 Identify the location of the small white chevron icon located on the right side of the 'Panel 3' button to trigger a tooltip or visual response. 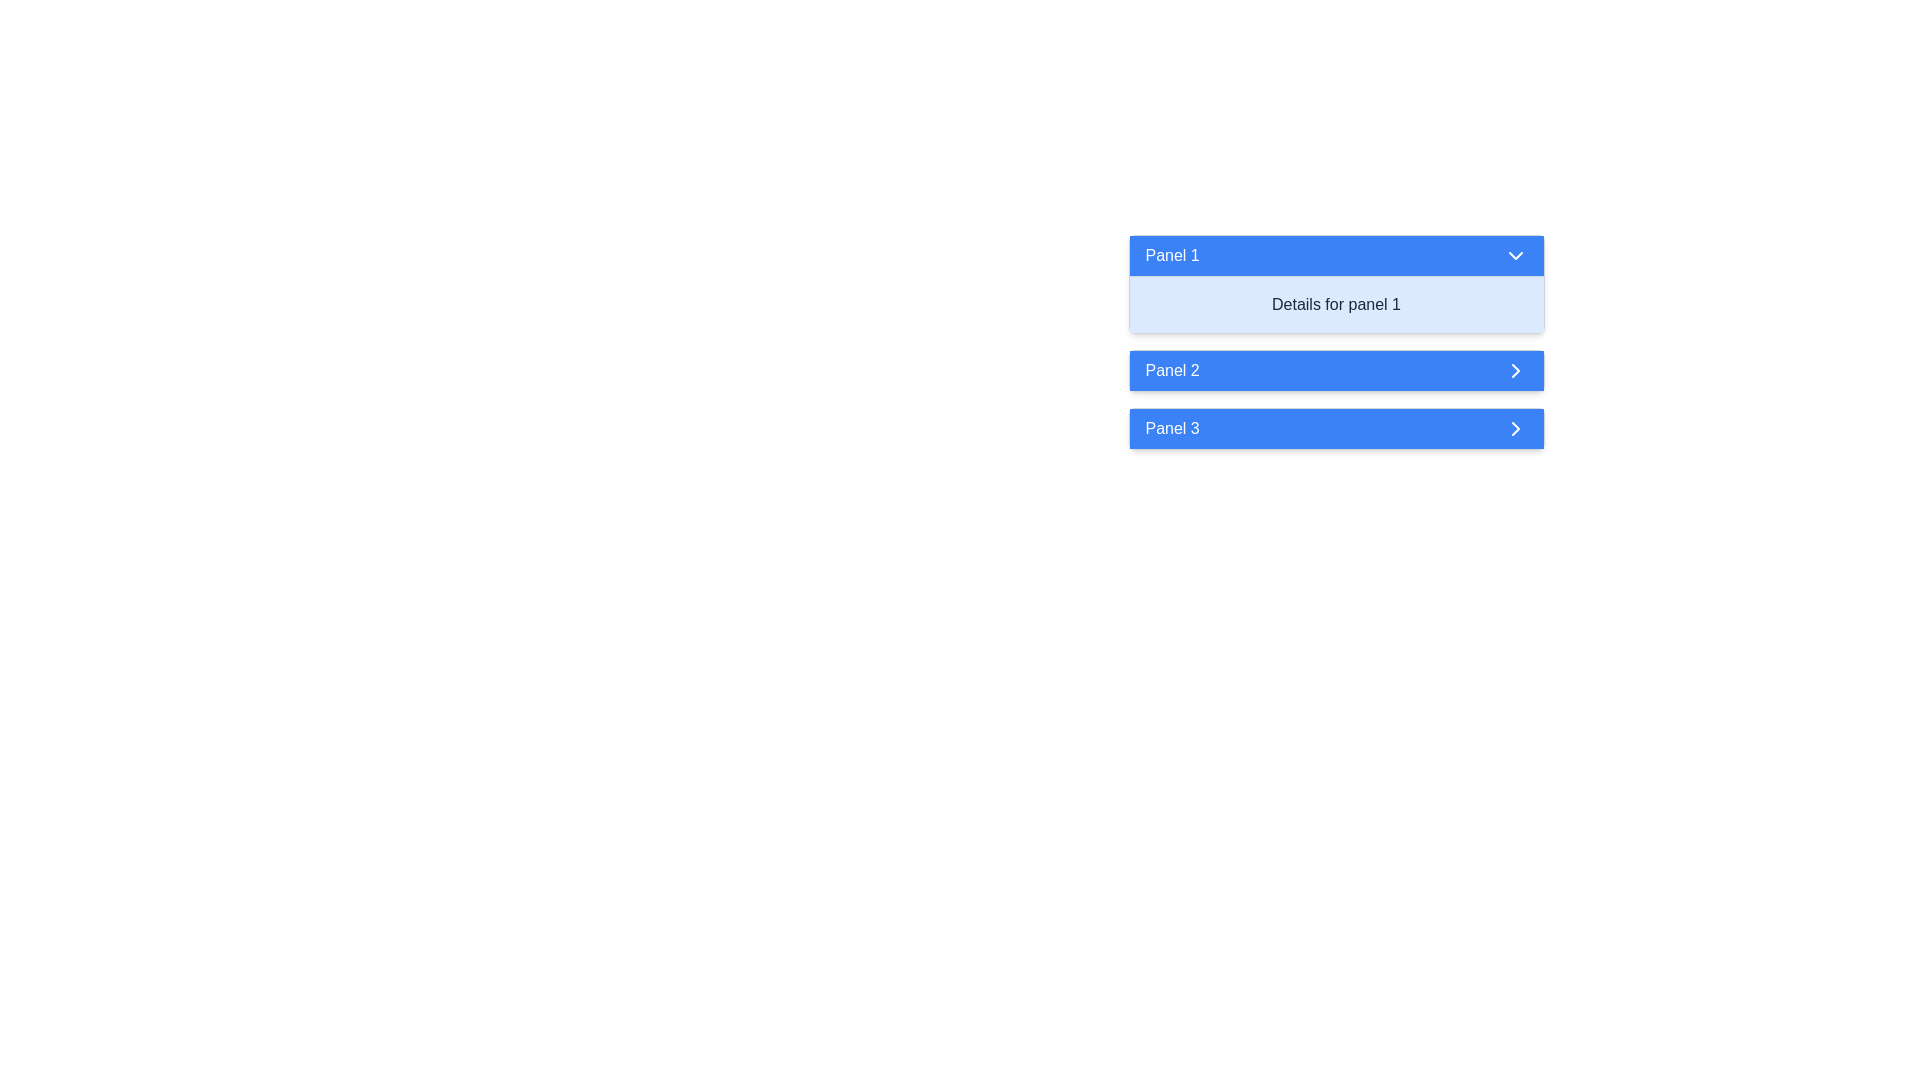
(1515, 427).